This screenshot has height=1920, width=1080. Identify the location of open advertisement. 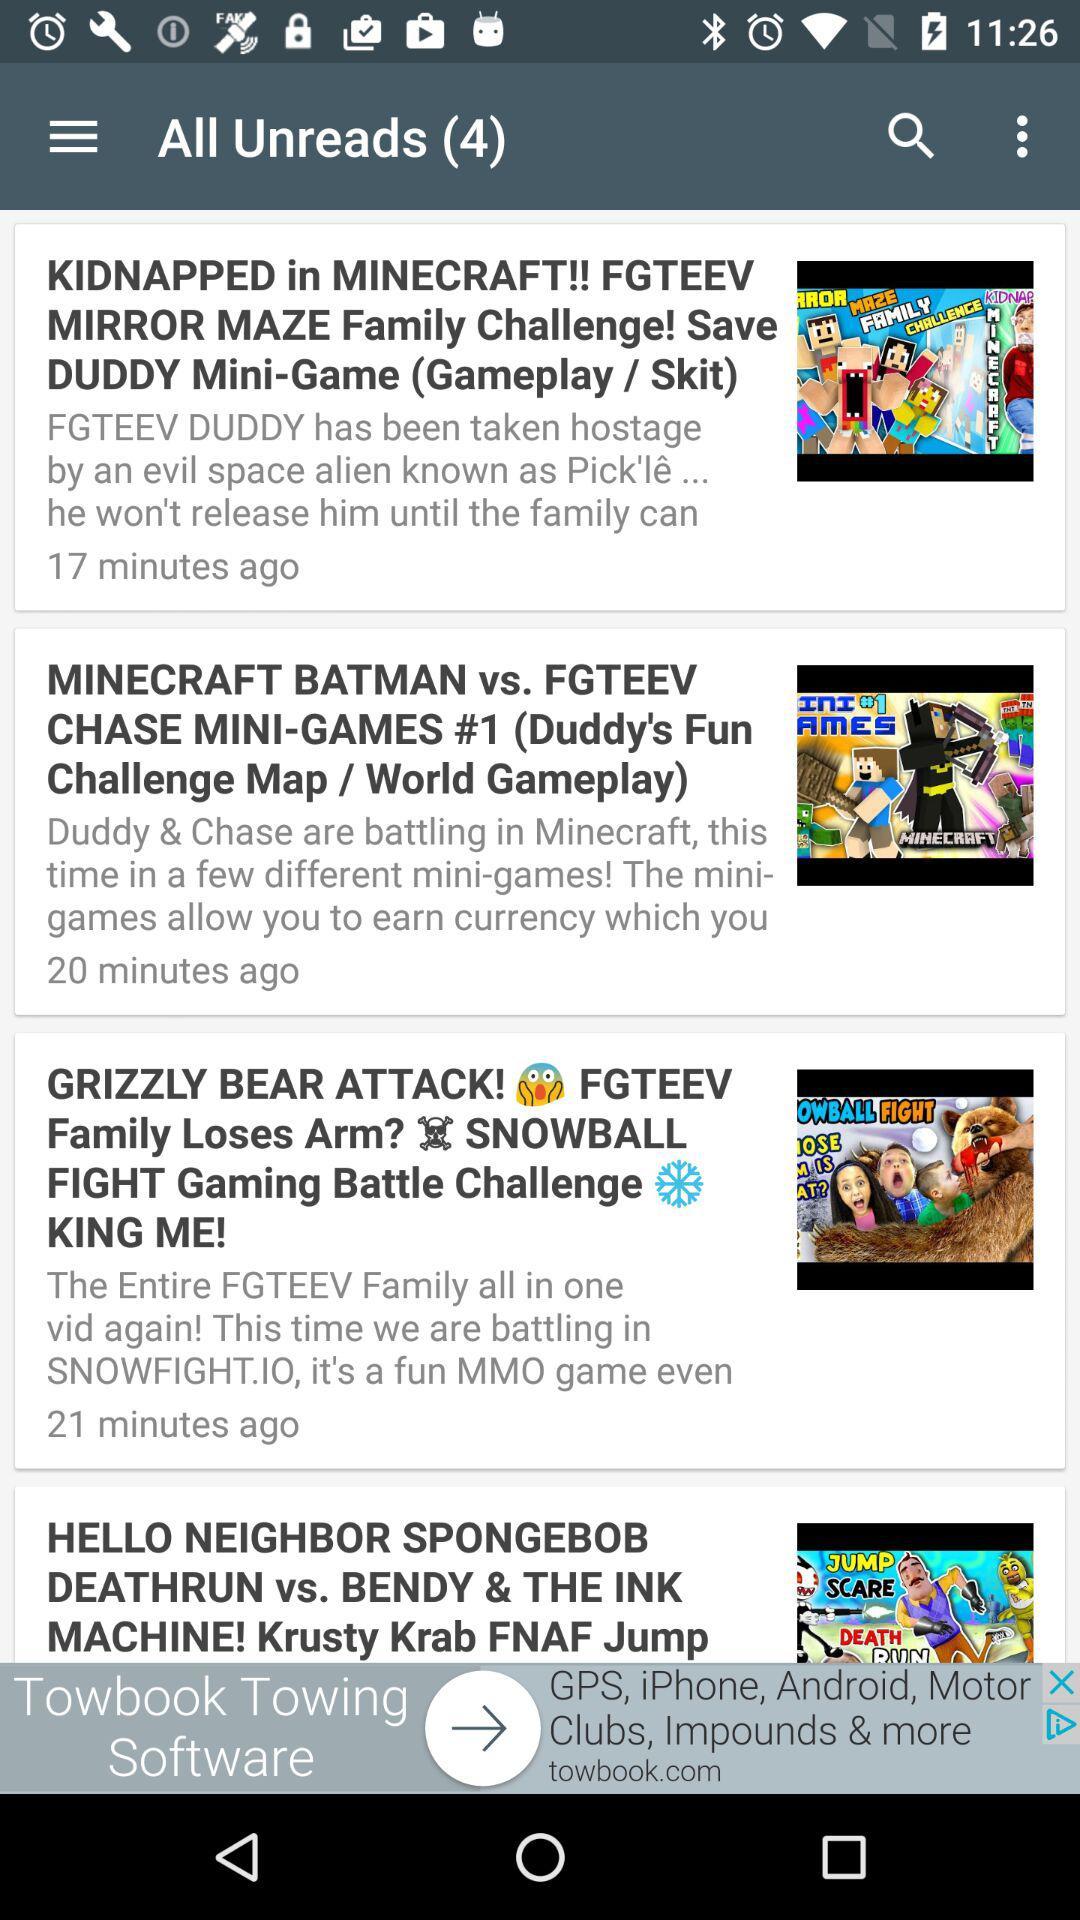
(540, 1727).